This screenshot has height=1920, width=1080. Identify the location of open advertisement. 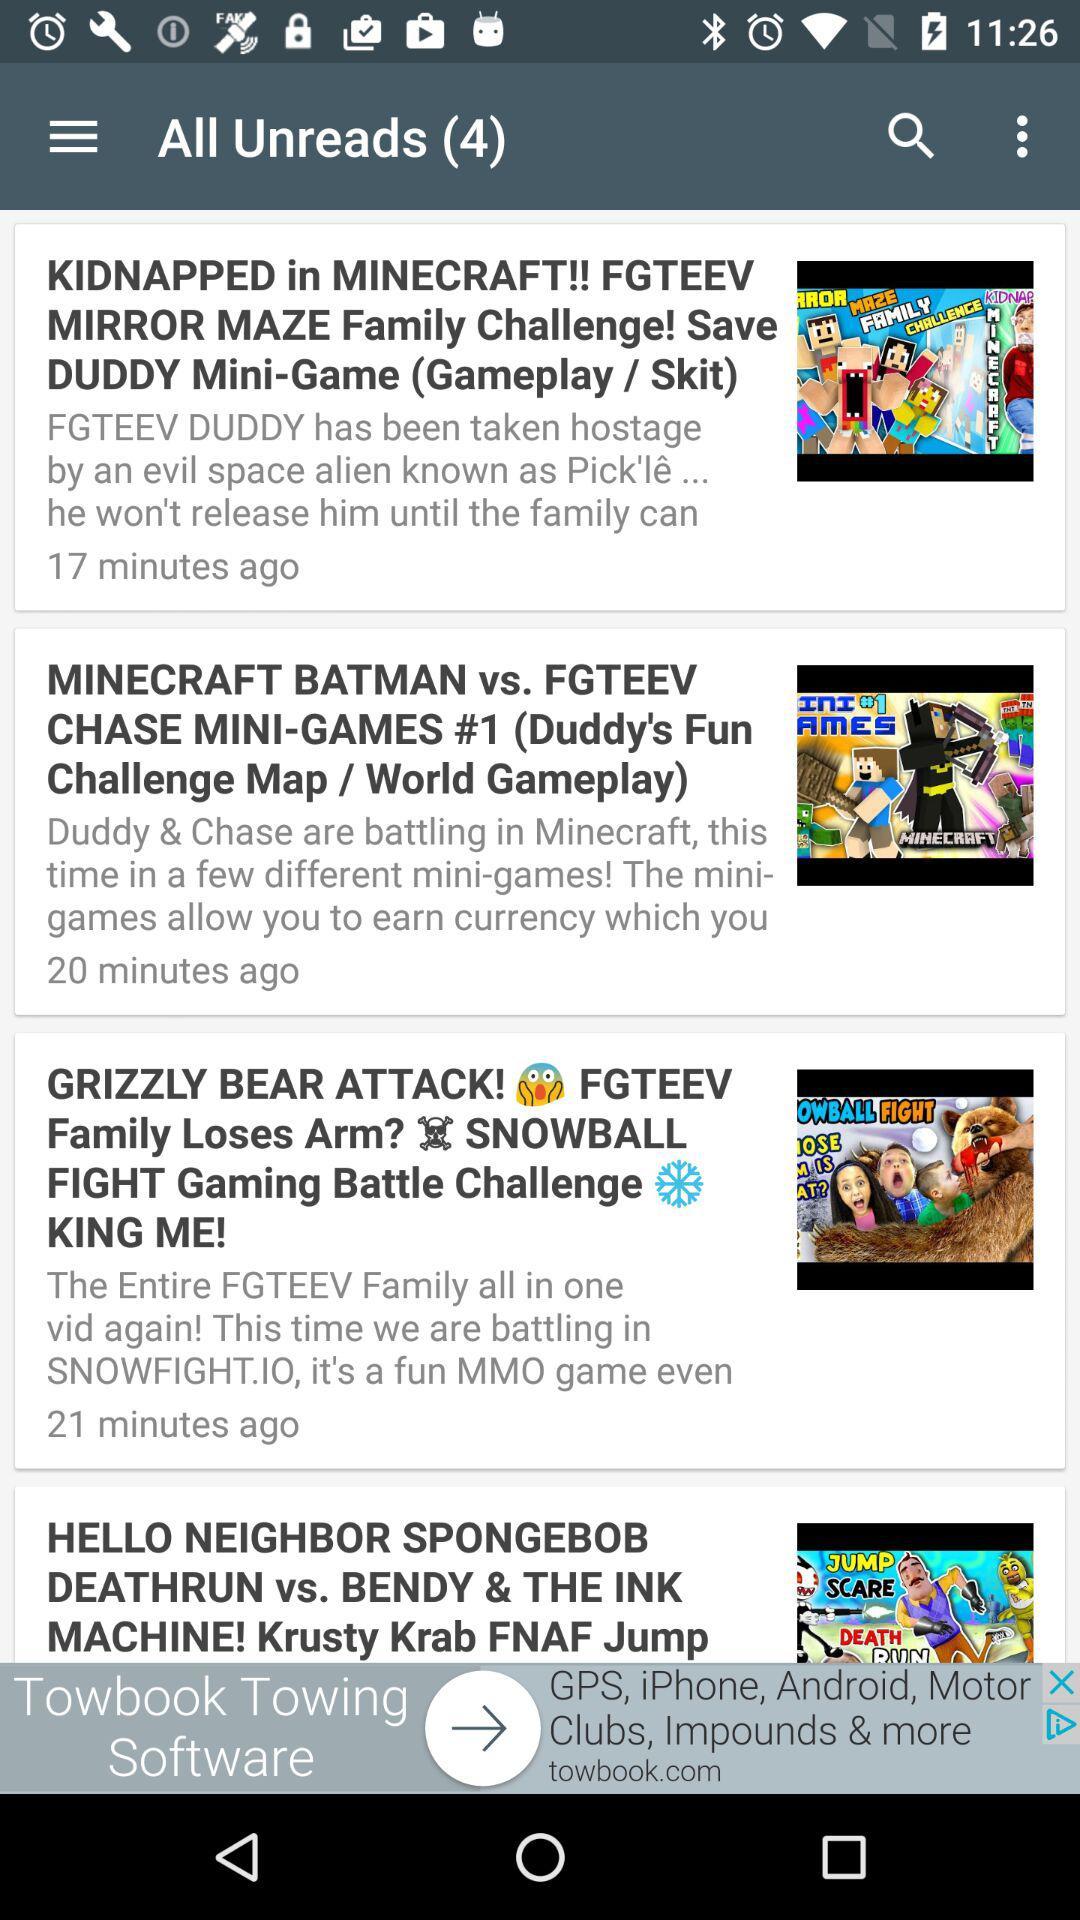
(540, 1727).